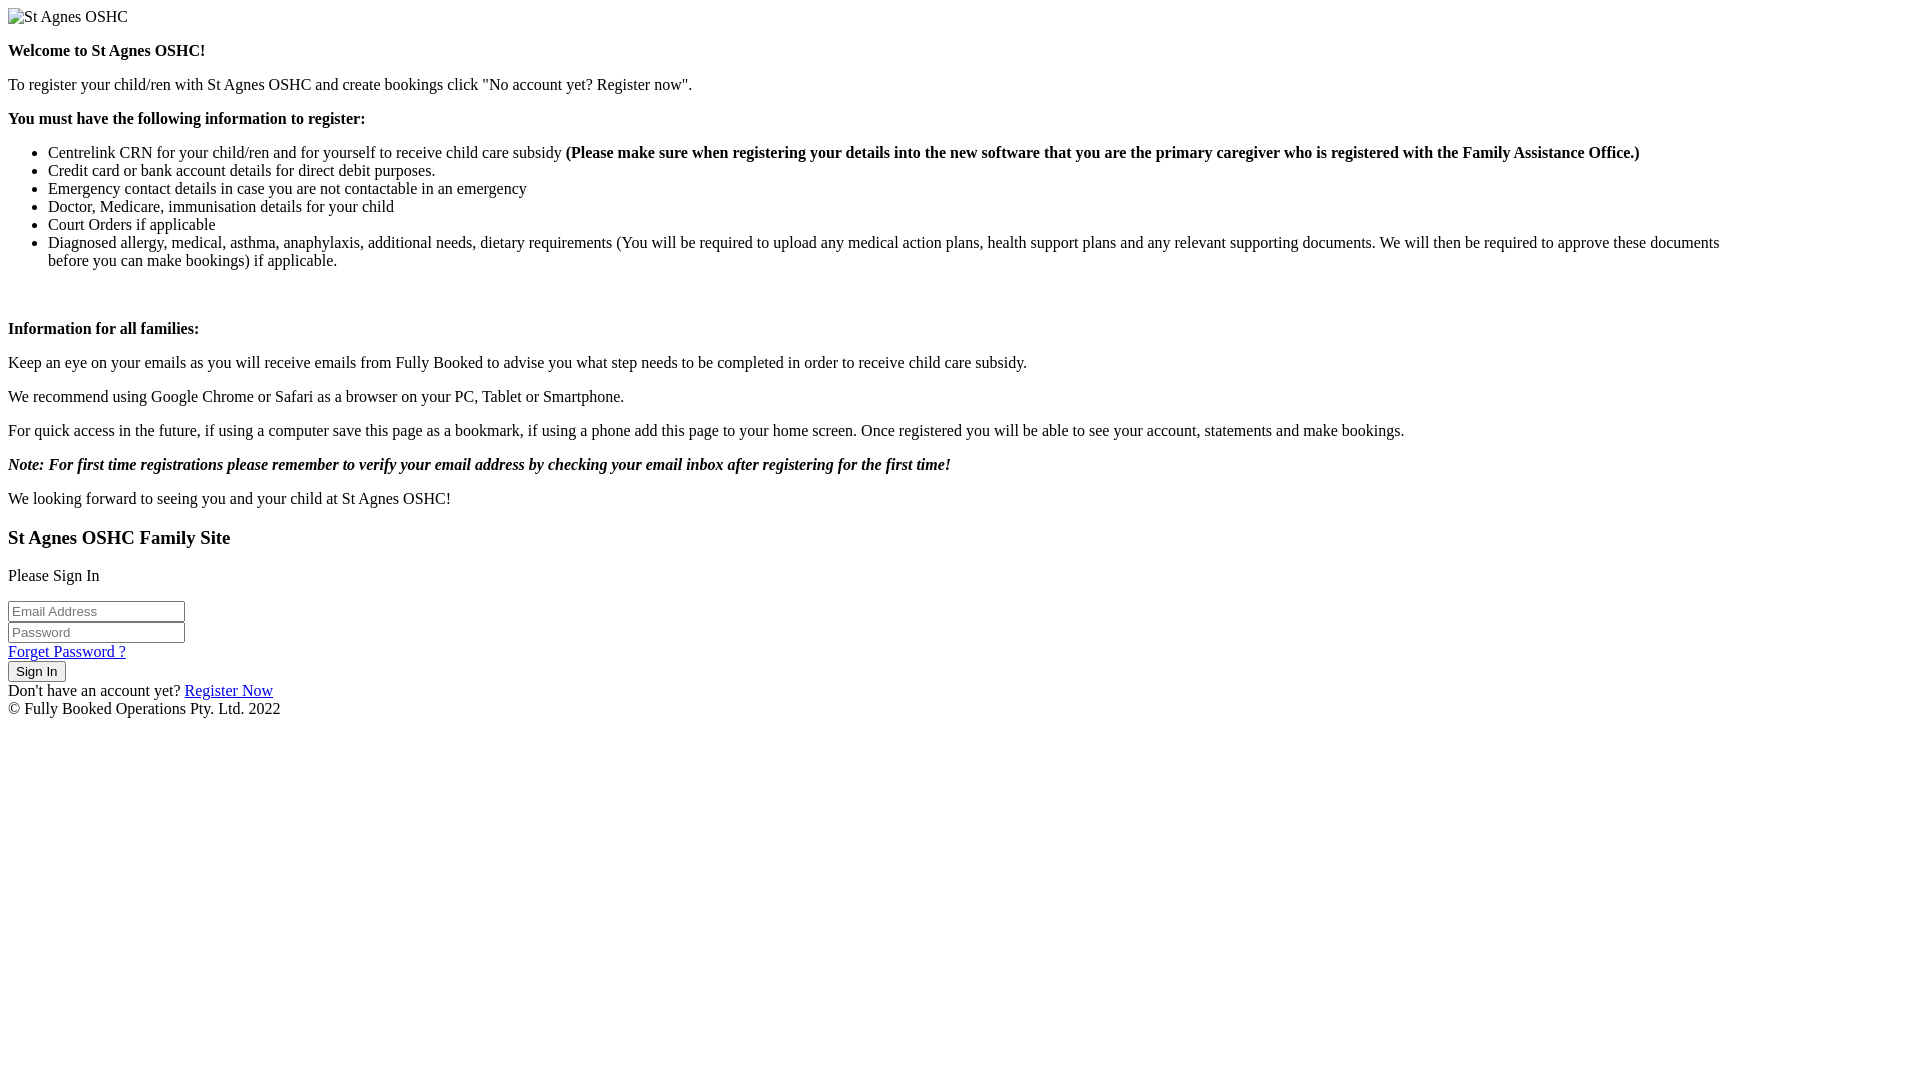 Image resolution: width=1920 pixels, height=1080 pixels. What do you see at coordinates (37, 671) in the screenshot?
I see `'Sign In'` at bounding box center [37, 671].